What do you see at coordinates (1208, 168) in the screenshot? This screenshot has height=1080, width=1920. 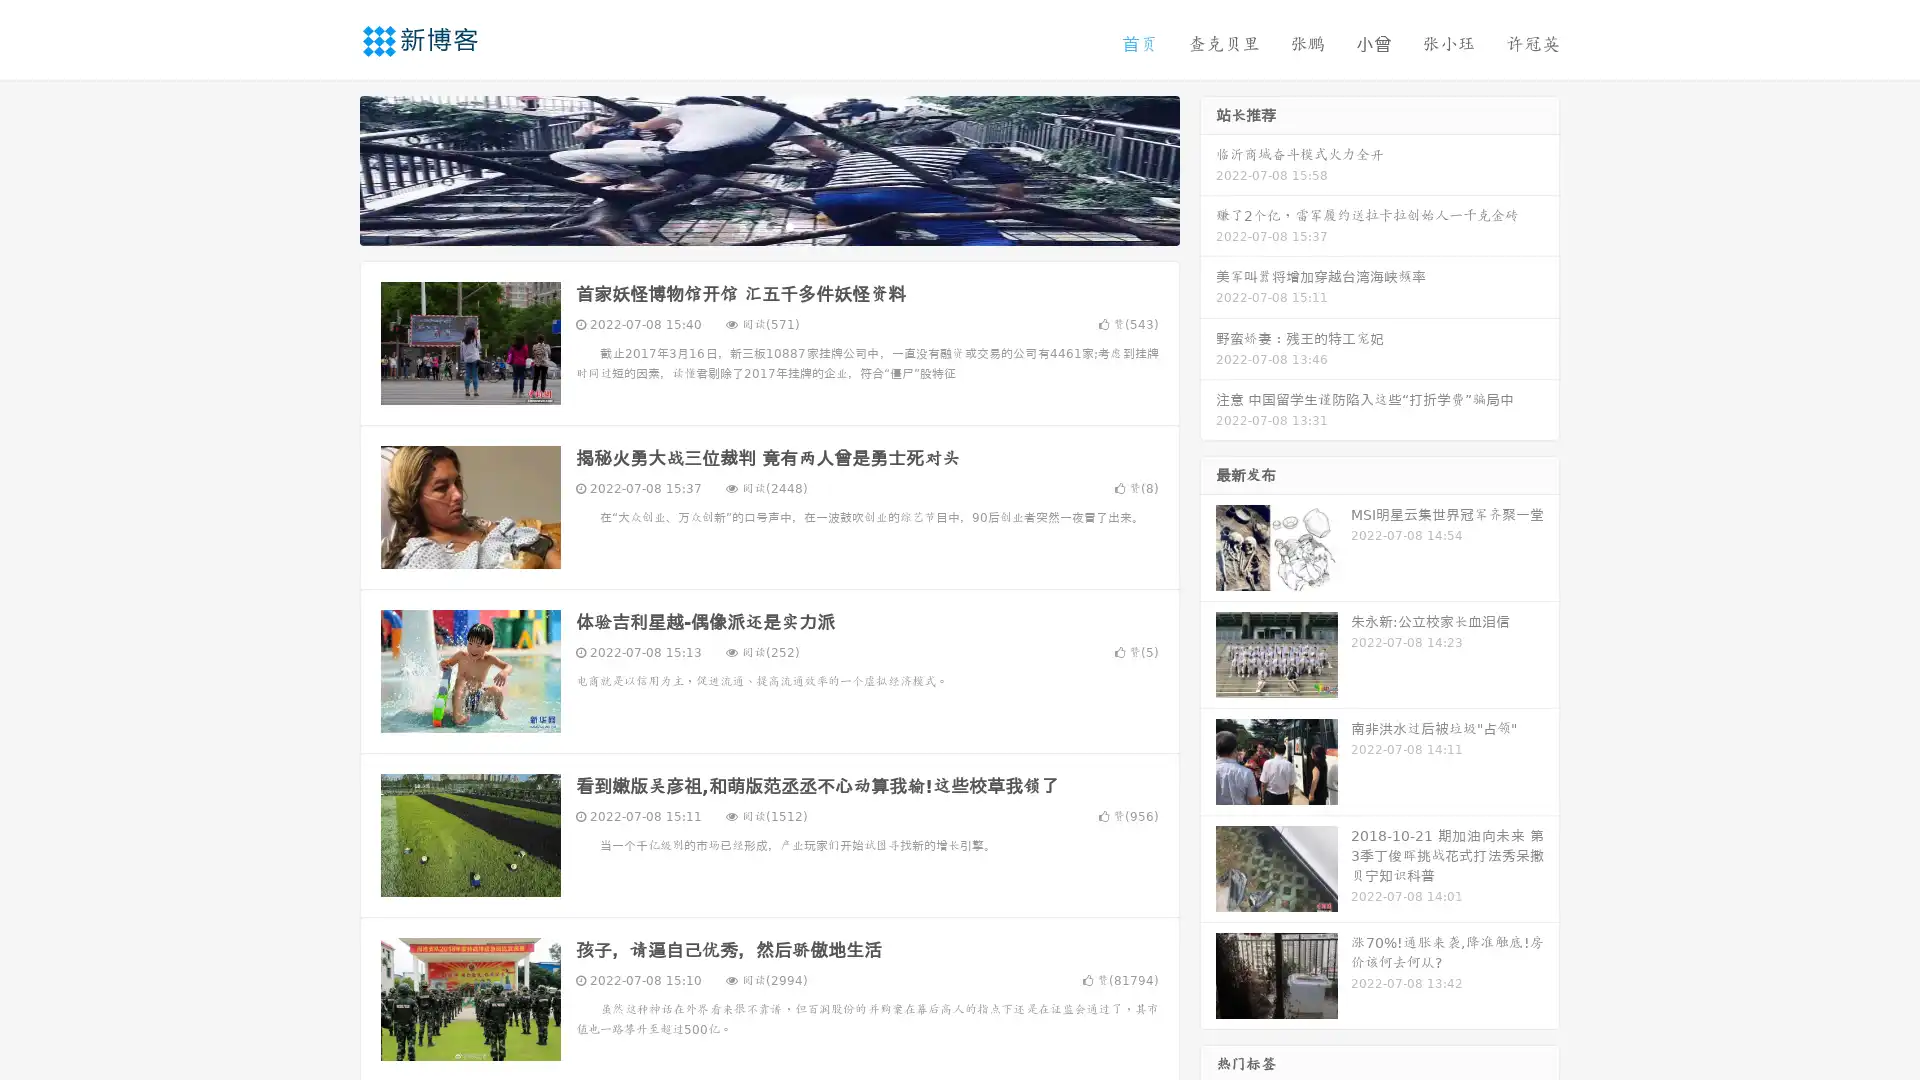 I see `Next slide` at bounding box center [1208, 168].